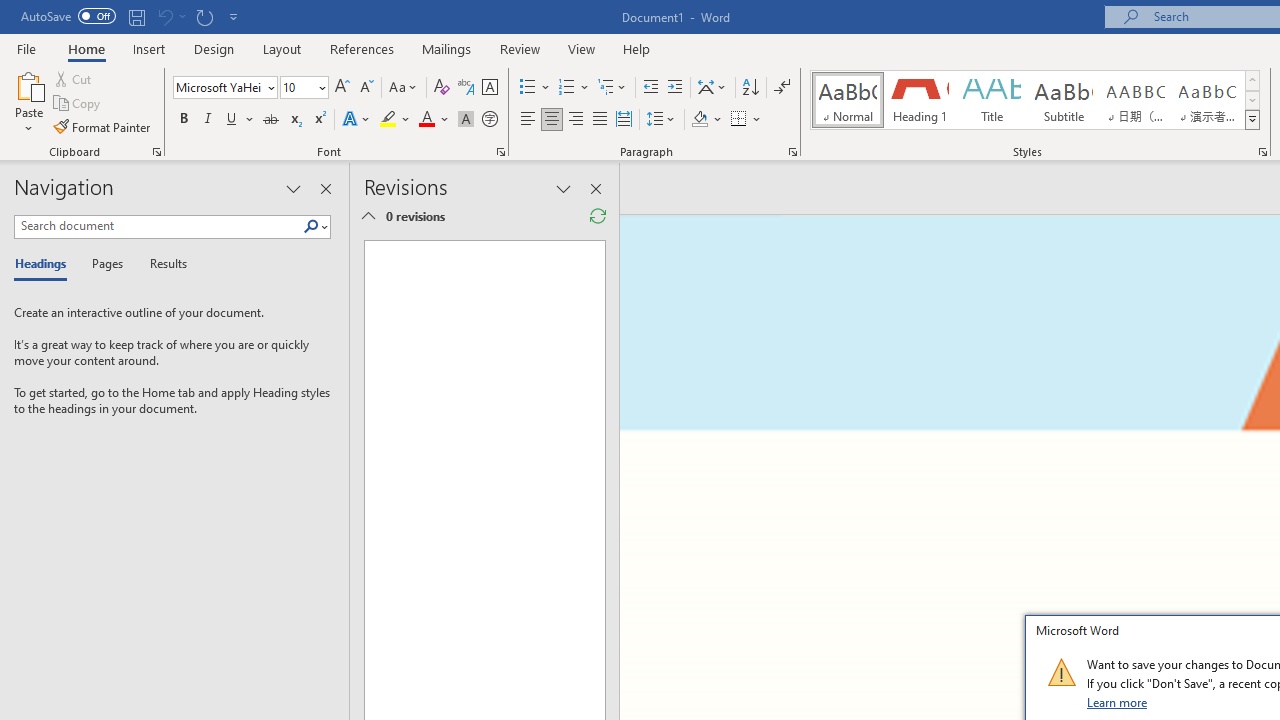 The height and width of the screenshot is (720, 1280). I want to click on 'Bold', so click(183, 119).